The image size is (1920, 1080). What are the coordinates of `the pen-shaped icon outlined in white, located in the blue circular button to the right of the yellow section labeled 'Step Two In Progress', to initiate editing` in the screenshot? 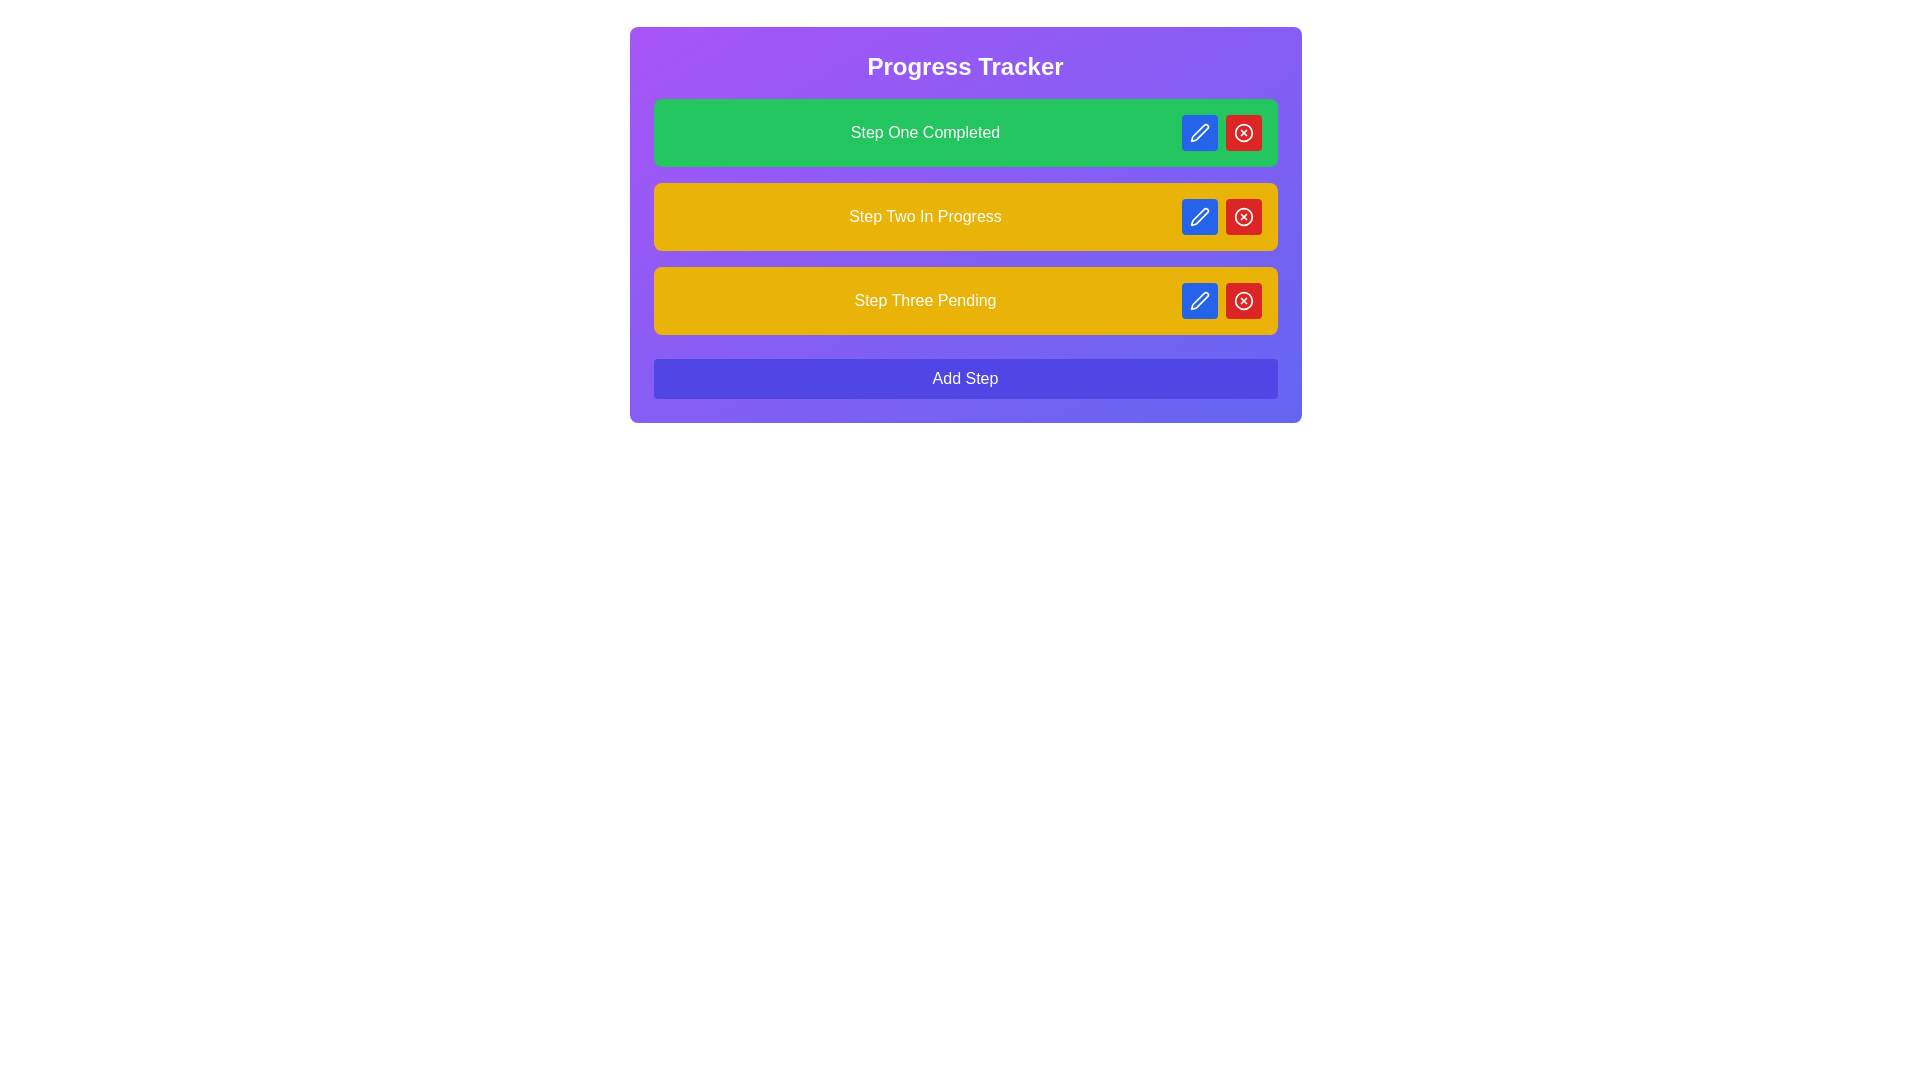 It's located at (1199, 216).